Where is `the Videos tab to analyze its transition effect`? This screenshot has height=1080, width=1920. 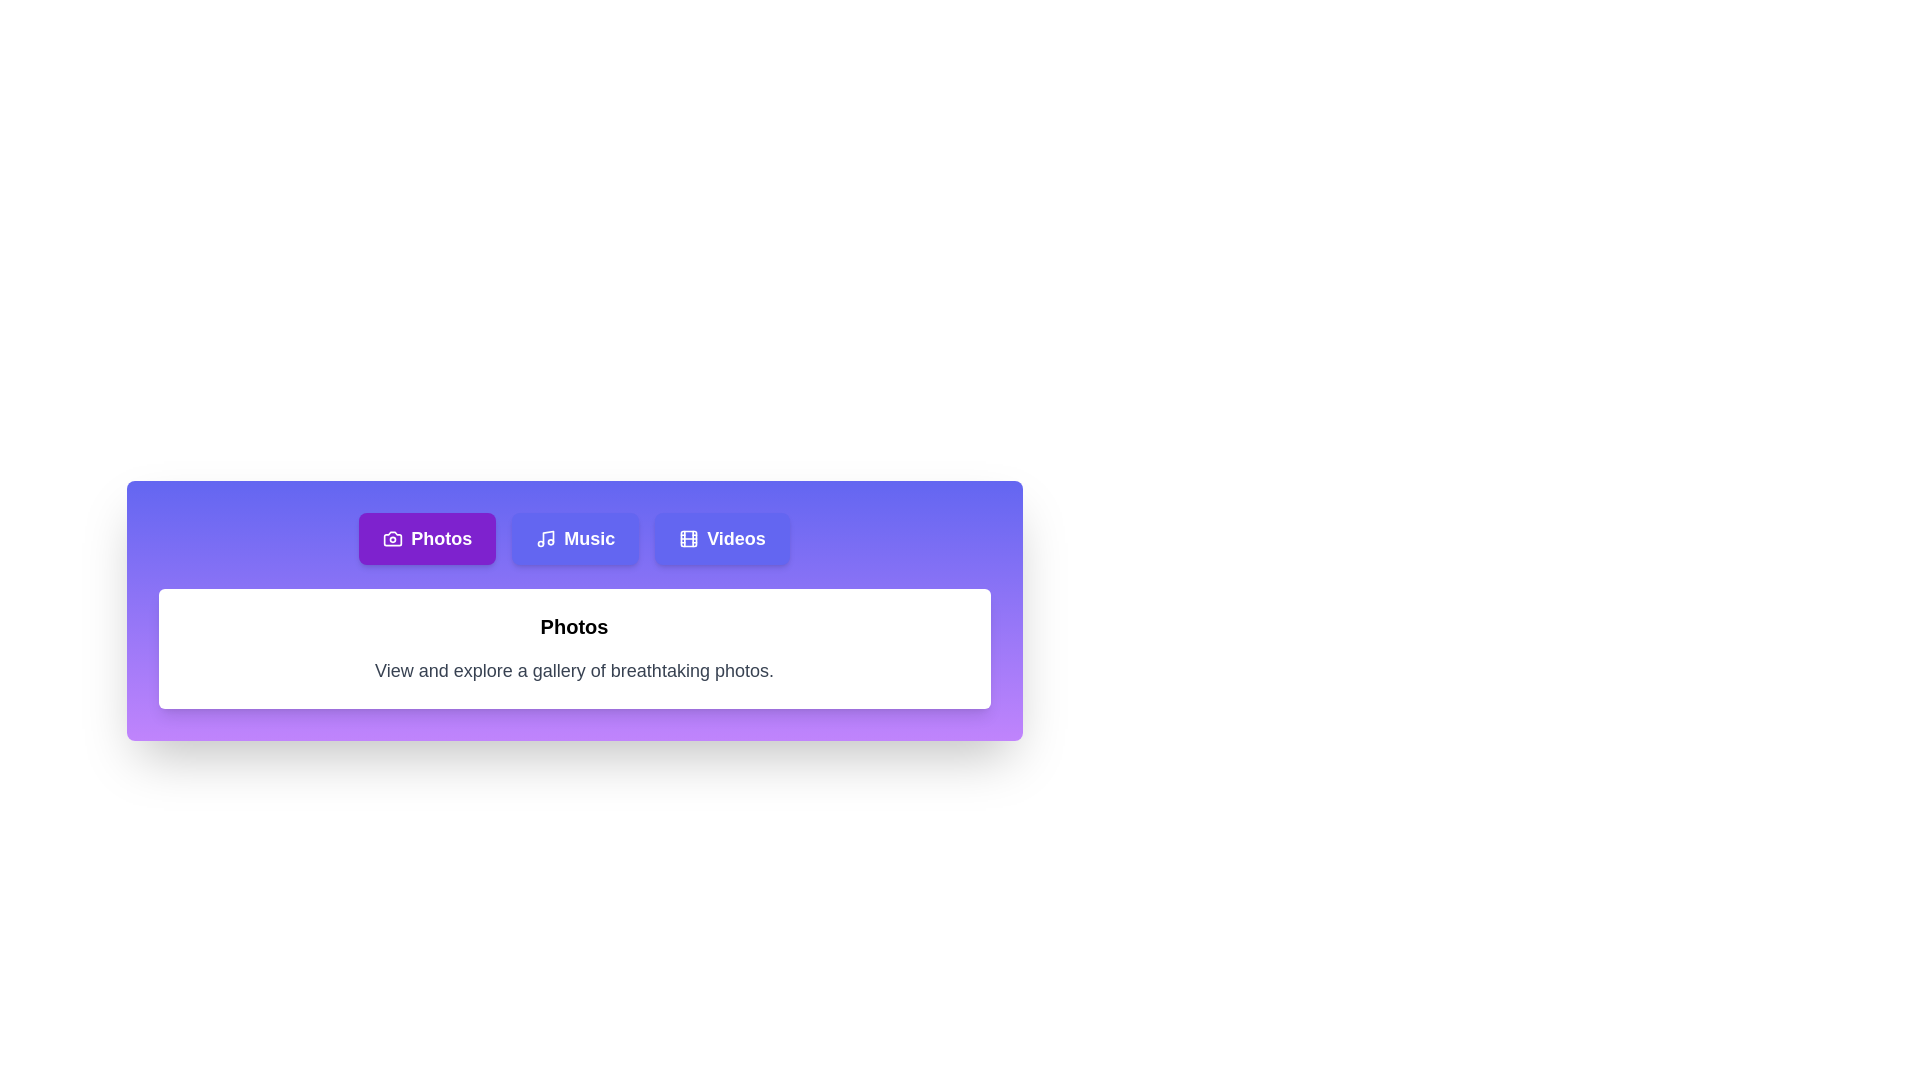
the Videos tab to analyze its transition effect is located at coordinates (720, 538).